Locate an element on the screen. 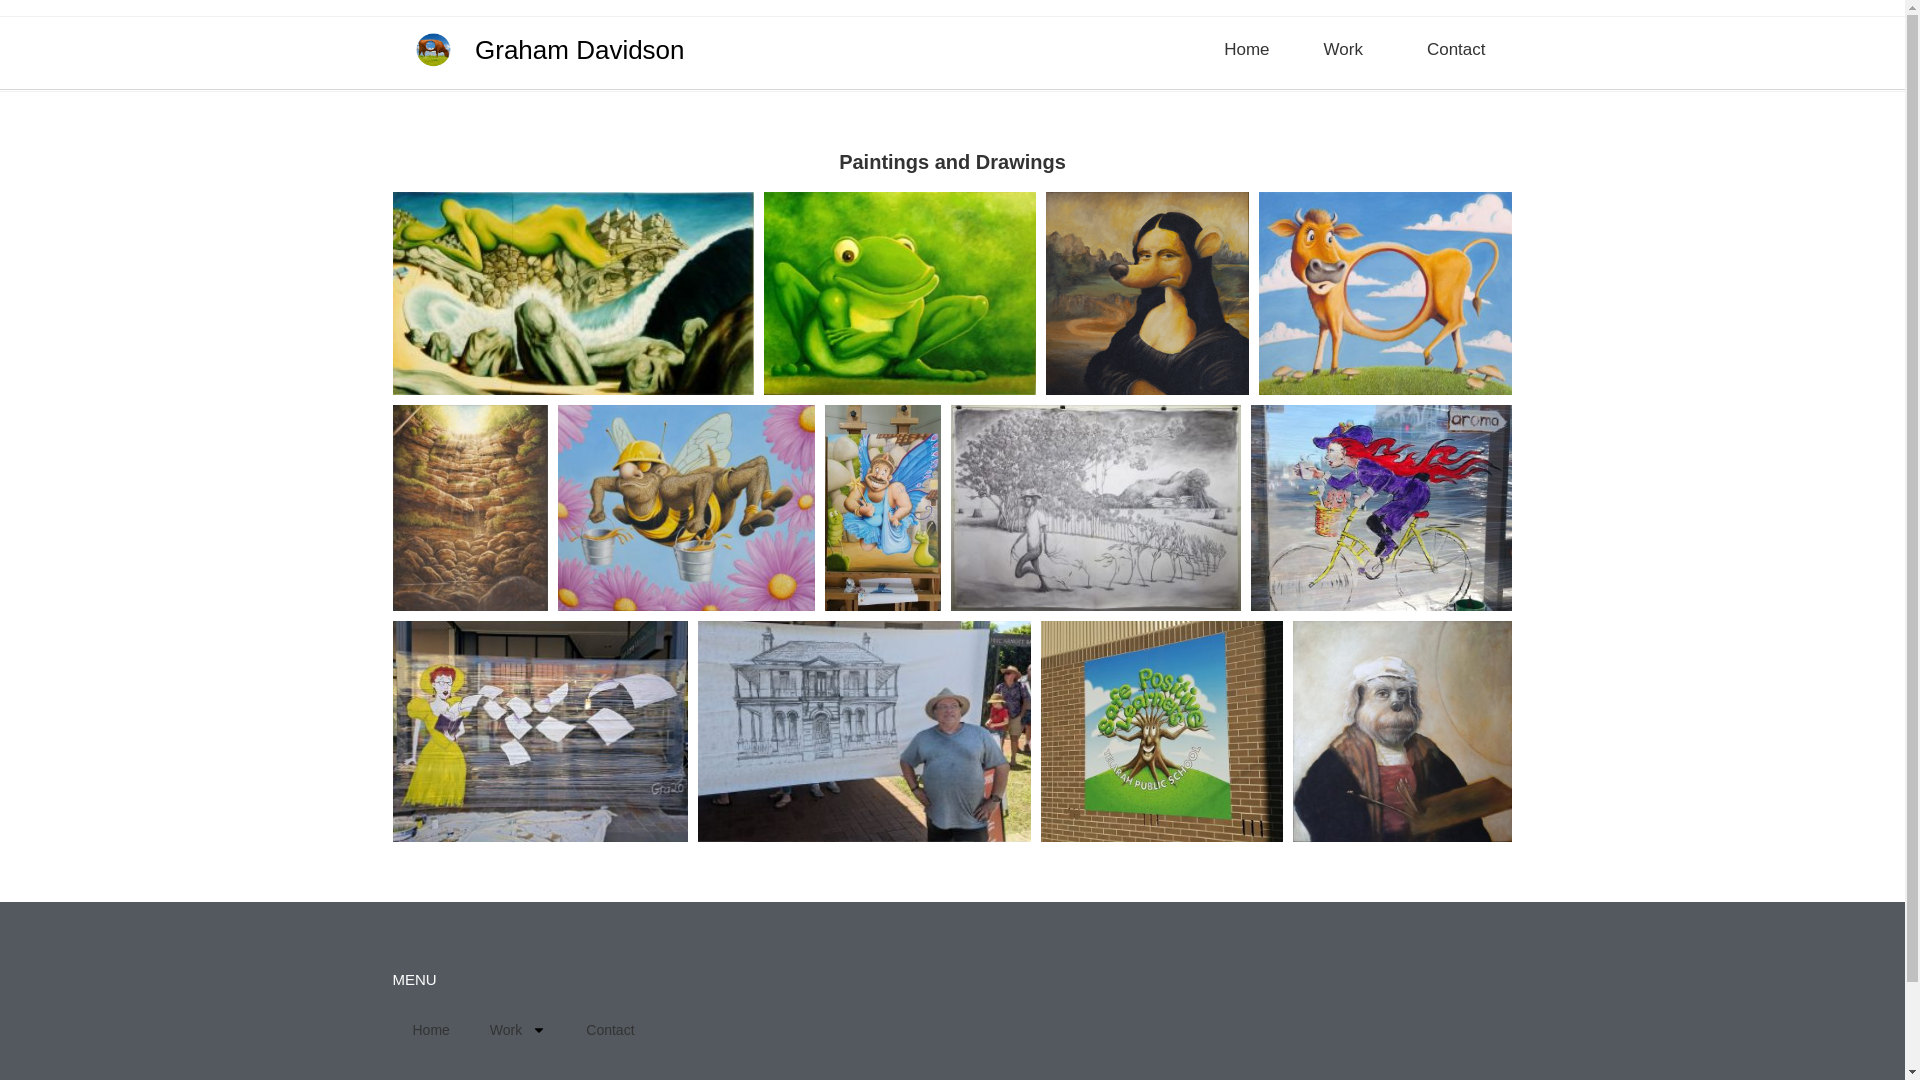 The height and width of the screenshot is (1080, 1920). 'Contact' is located at coordinates (608, 1029).